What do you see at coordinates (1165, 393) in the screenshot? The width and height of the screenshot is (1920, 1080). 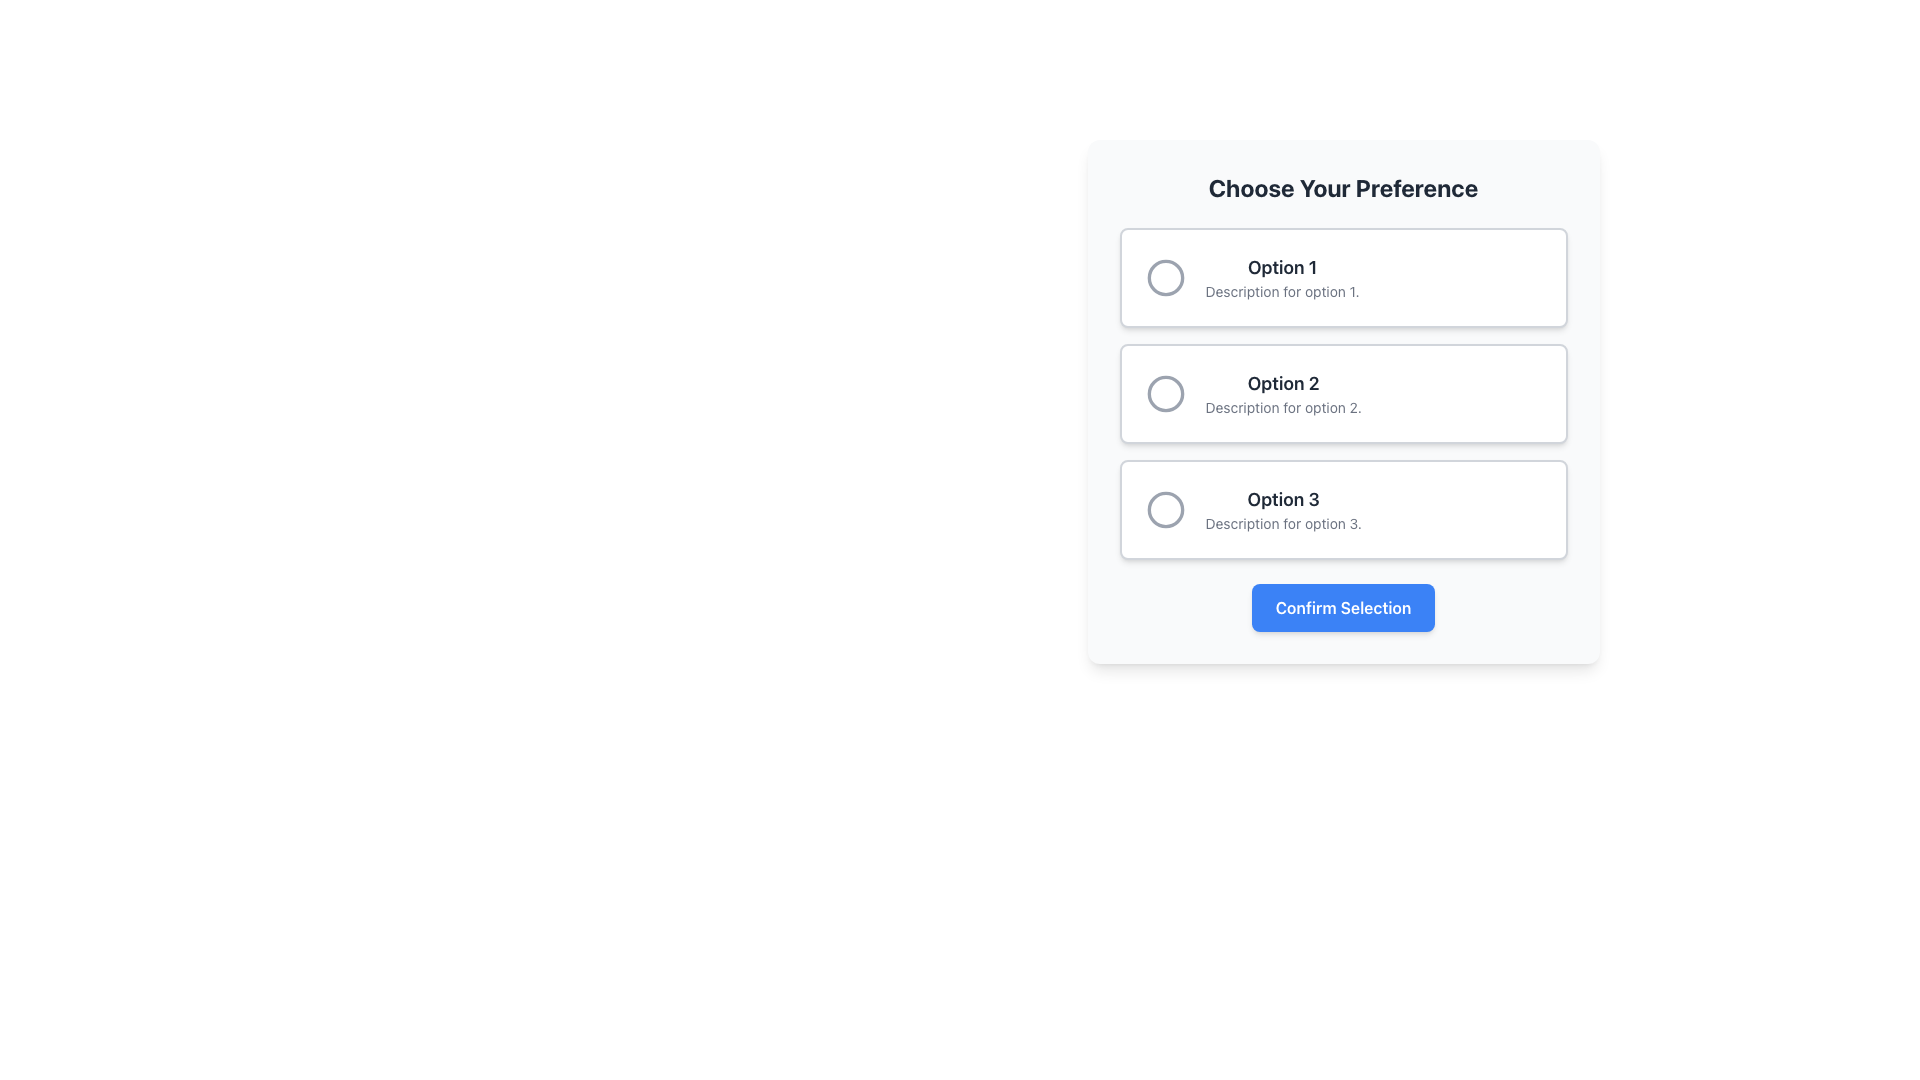 I see `the Radio Button Indicator located` at bounding box center [1165, 393].